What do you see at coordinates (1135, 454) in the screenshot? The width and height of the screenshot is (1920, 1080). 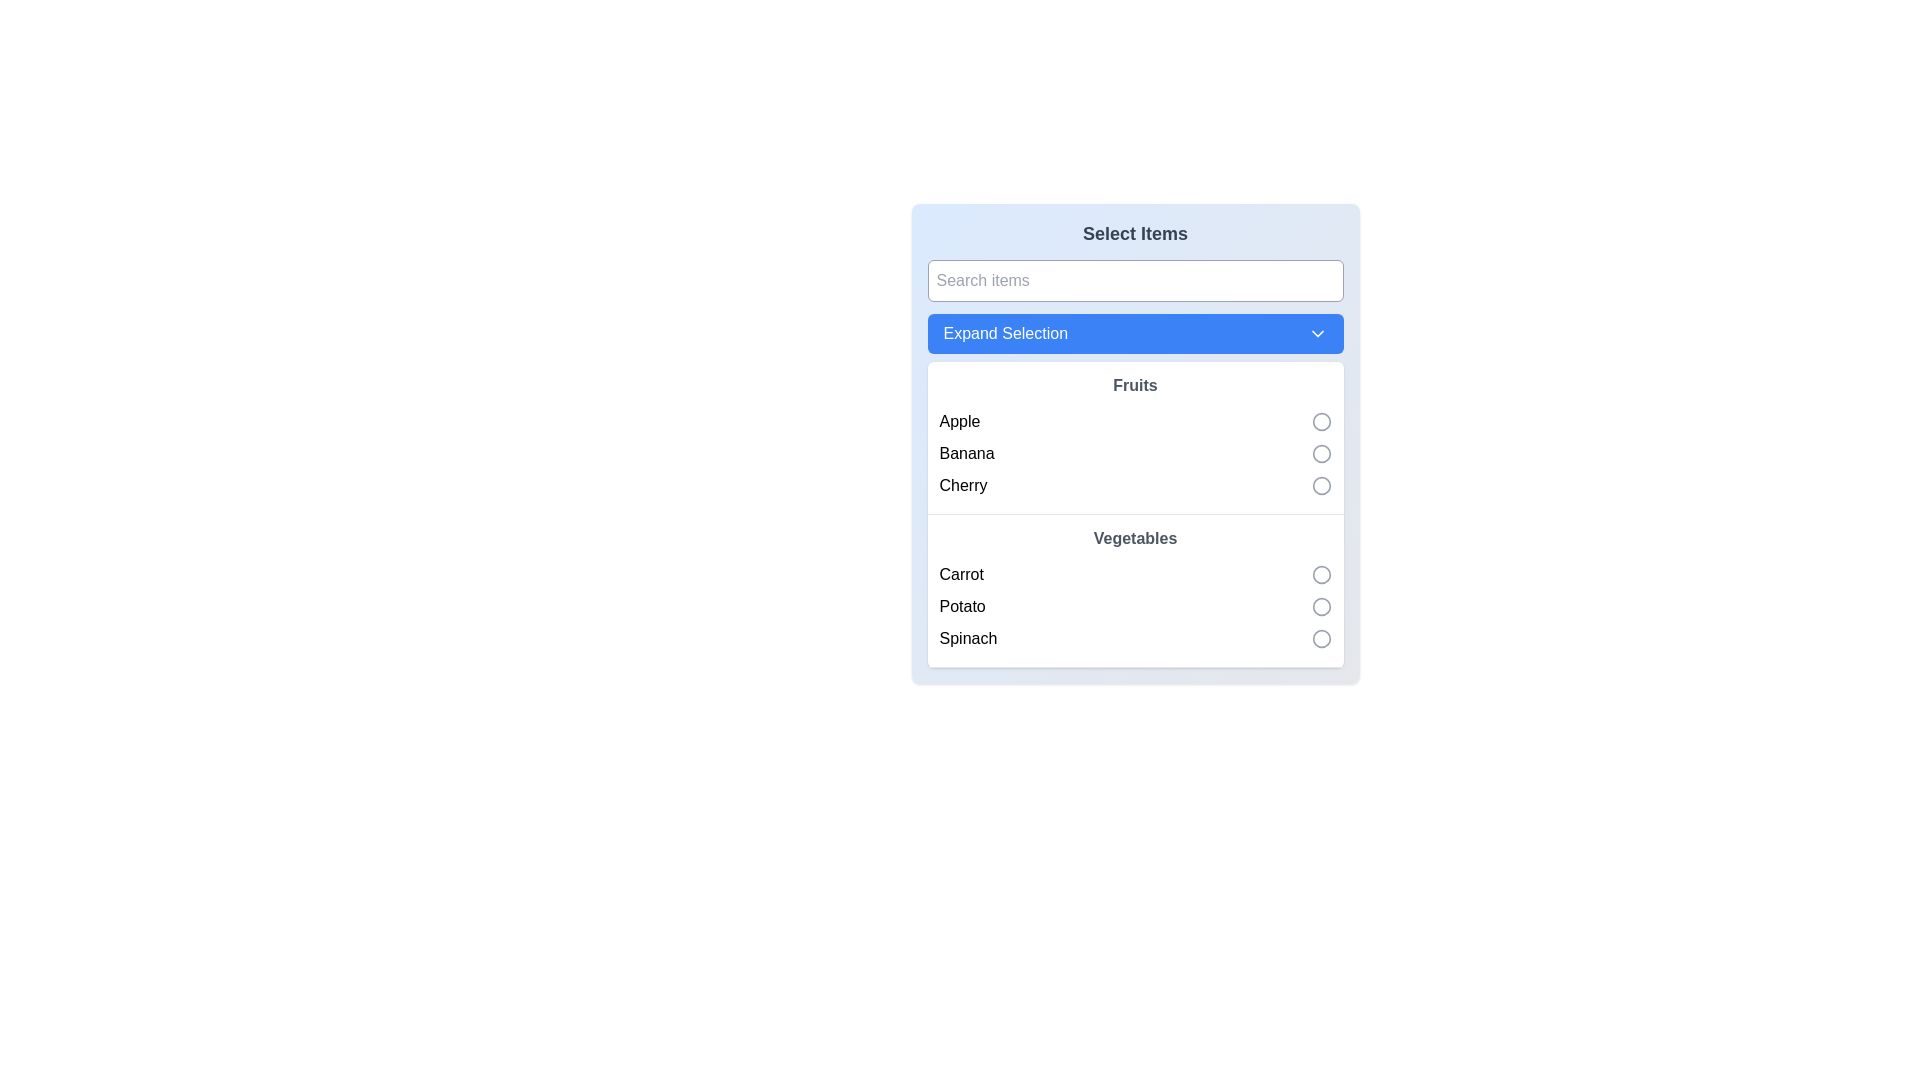 I see `the radio button of the second item in the 'Fruits' section of the selectable list` at bounding box center [1135, 454].